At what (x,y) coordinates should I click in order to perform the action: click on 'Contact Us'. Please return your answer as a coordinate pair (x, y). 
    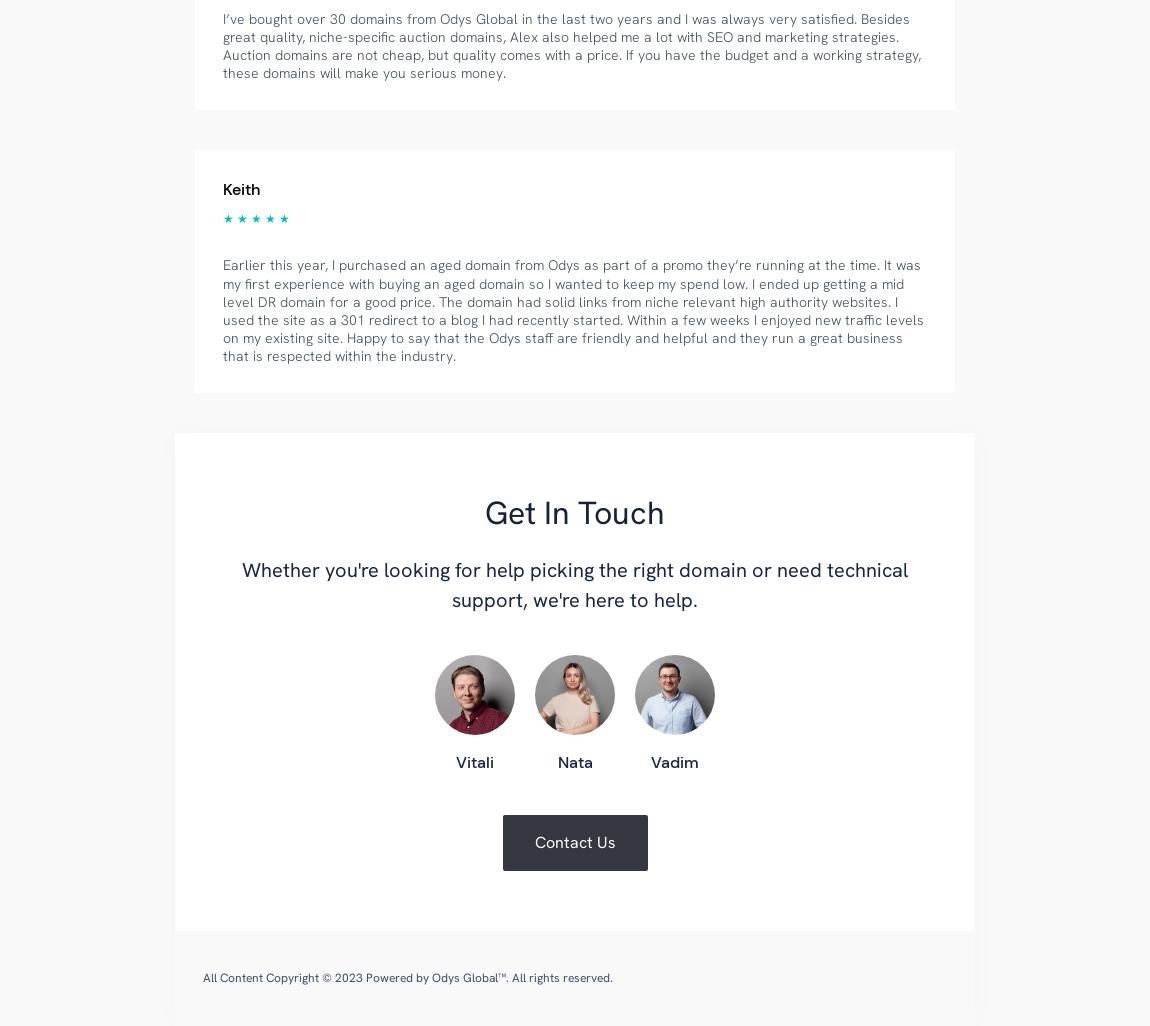
    Looking at the image, I should click on (574, 842).